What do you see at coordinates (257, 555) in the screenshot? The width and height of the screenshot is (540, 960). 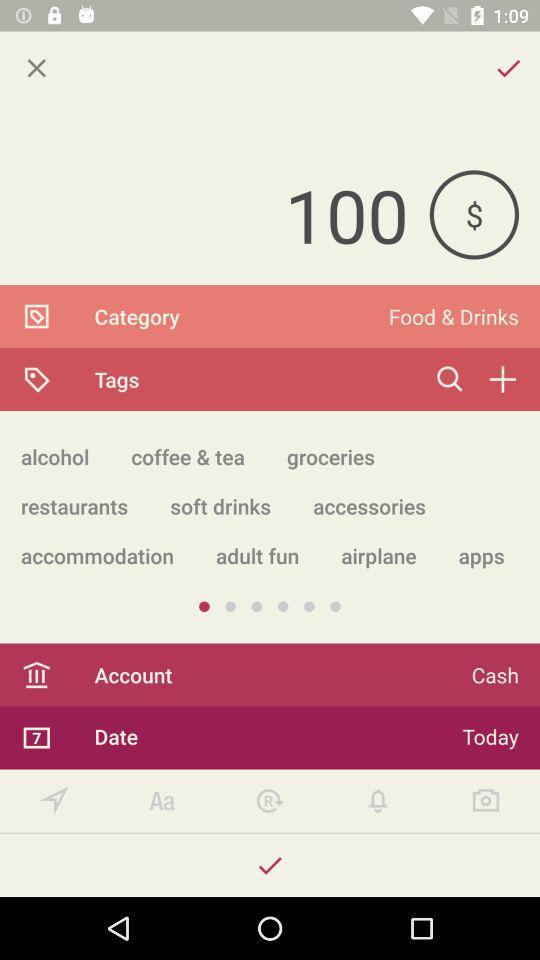 I see `icon to the right of the accommodation app` at bounding box center [257, 555].